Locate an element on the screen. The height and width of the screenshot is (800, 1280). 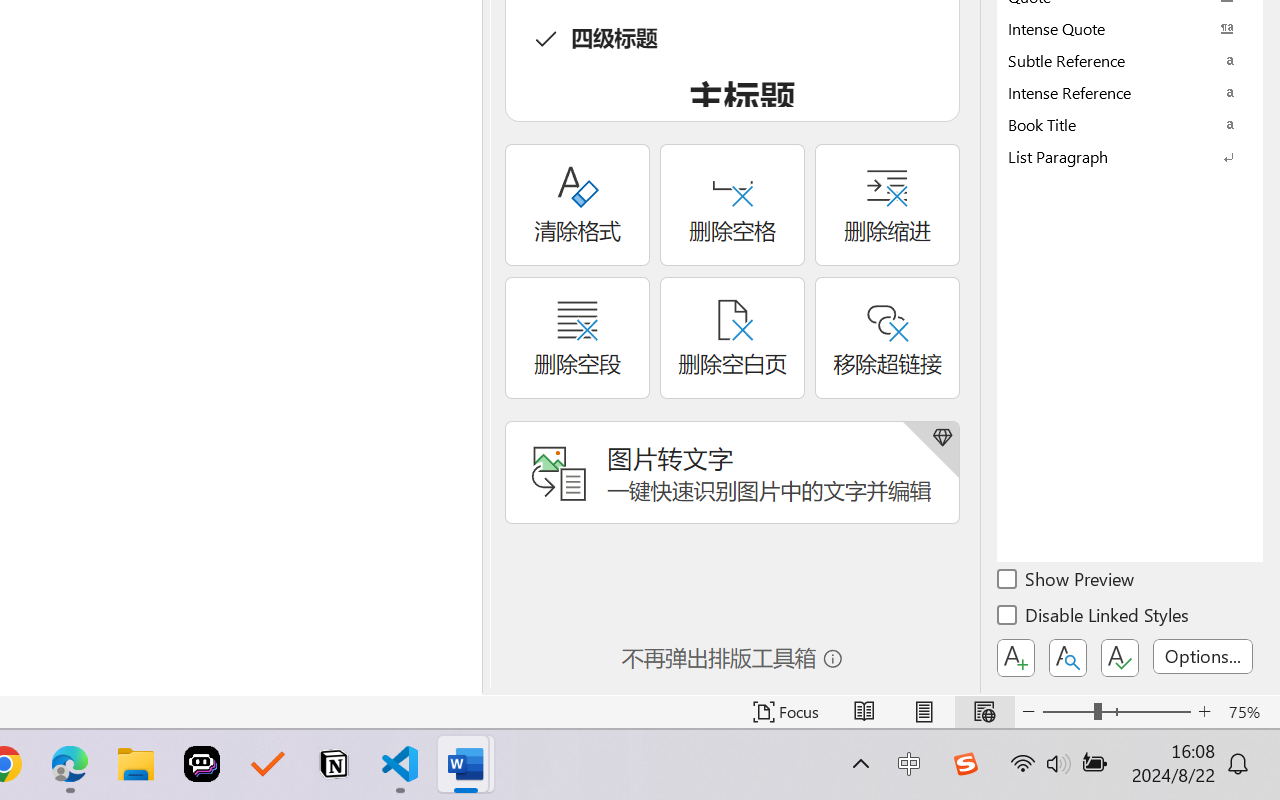
'Disable Linked Styles' is located at coordinates (1094, 618).